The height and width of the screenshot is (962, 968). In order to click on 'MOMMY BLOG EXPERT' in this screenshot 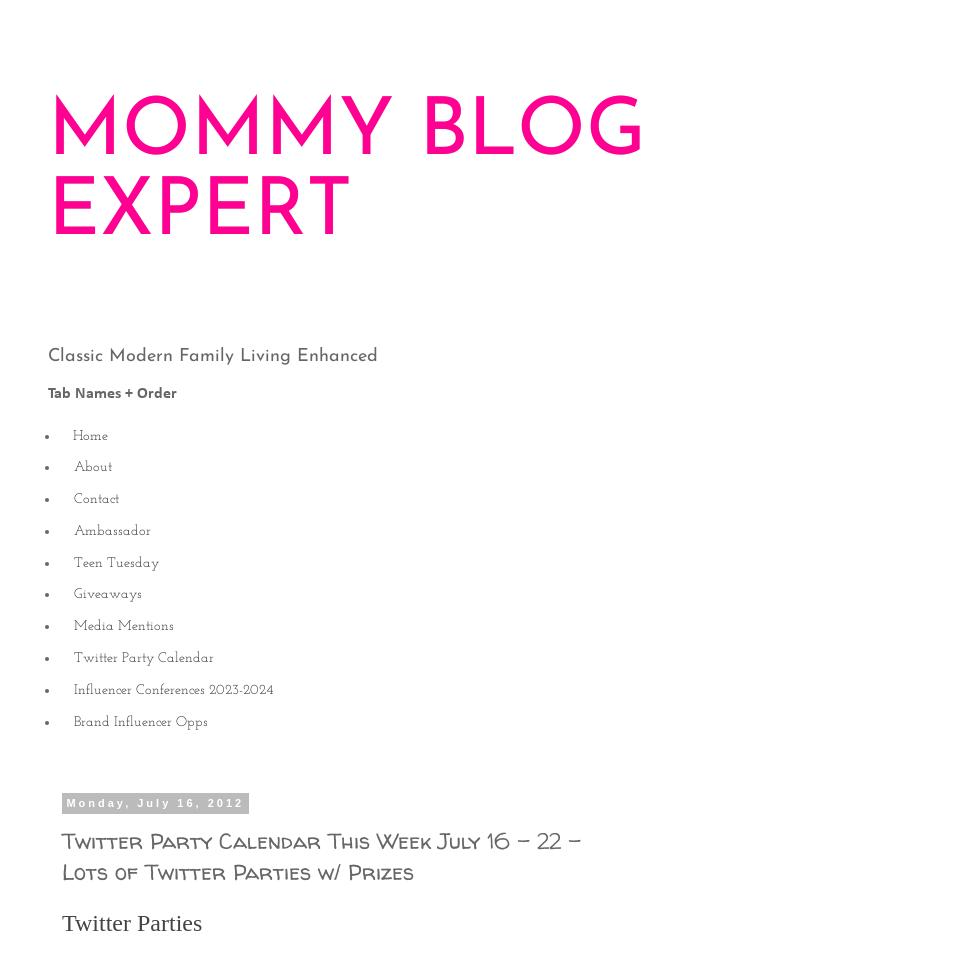, I will do `click(347, 172)`.